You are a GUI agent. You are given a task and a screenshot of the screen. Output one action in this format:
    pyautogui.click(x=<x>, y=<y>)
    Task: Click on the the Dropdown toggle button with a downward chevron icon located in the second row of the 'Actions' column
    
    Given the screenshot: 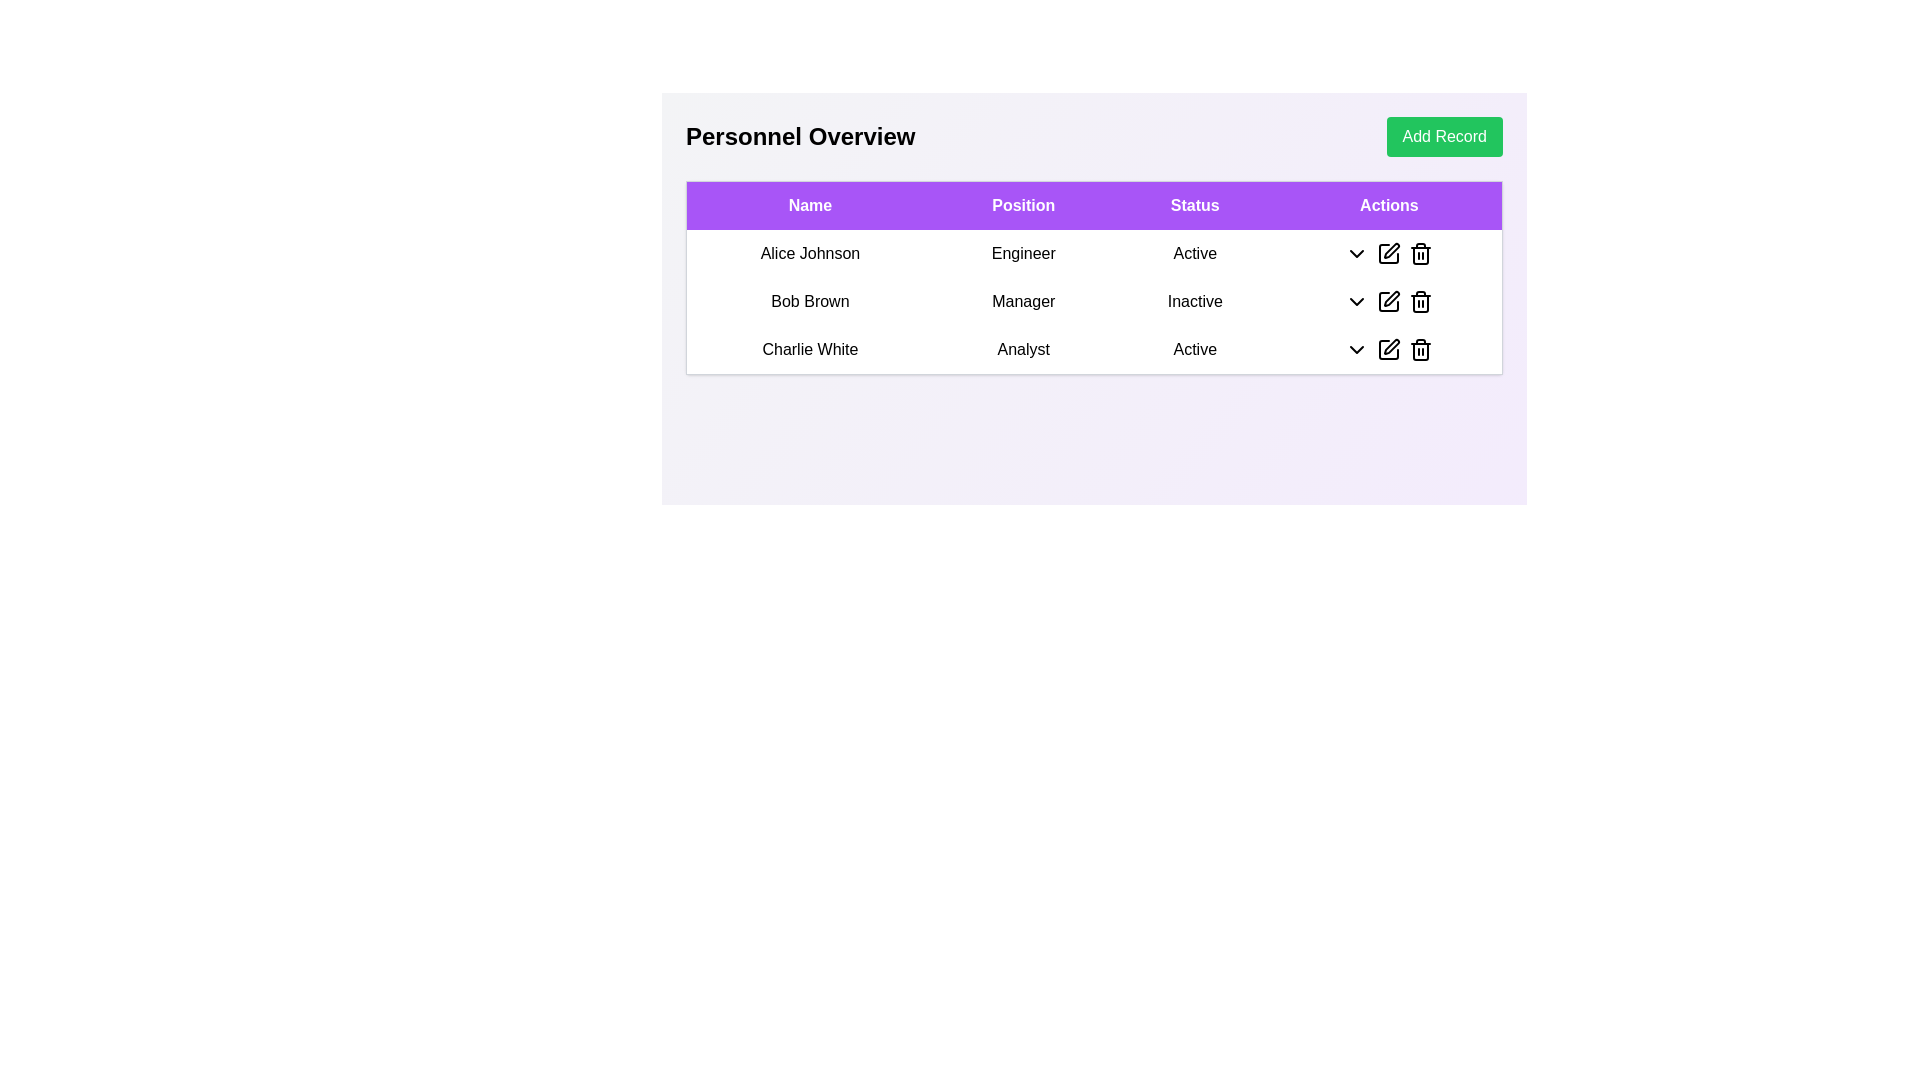 What is the action you would take?
    pyautogui.click(x=1357, y=301)
    